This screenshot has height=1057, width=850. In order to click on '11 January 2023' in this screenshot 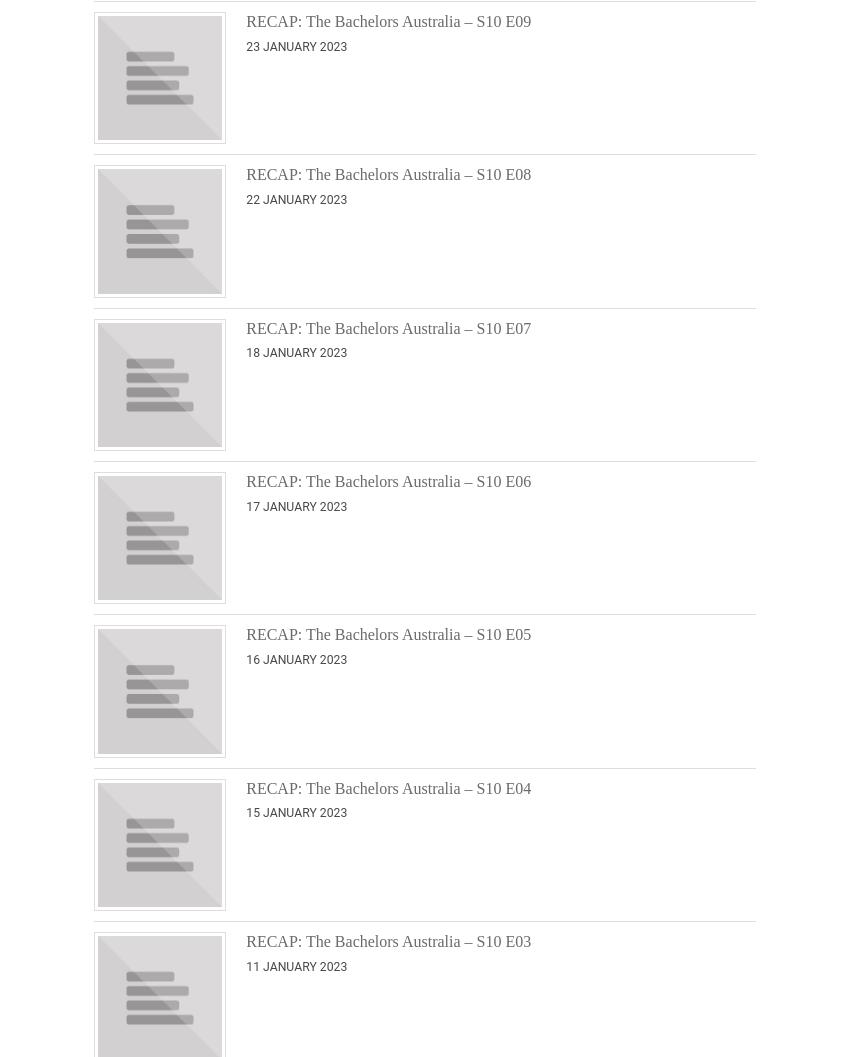, I will do `click(295, 965)`.